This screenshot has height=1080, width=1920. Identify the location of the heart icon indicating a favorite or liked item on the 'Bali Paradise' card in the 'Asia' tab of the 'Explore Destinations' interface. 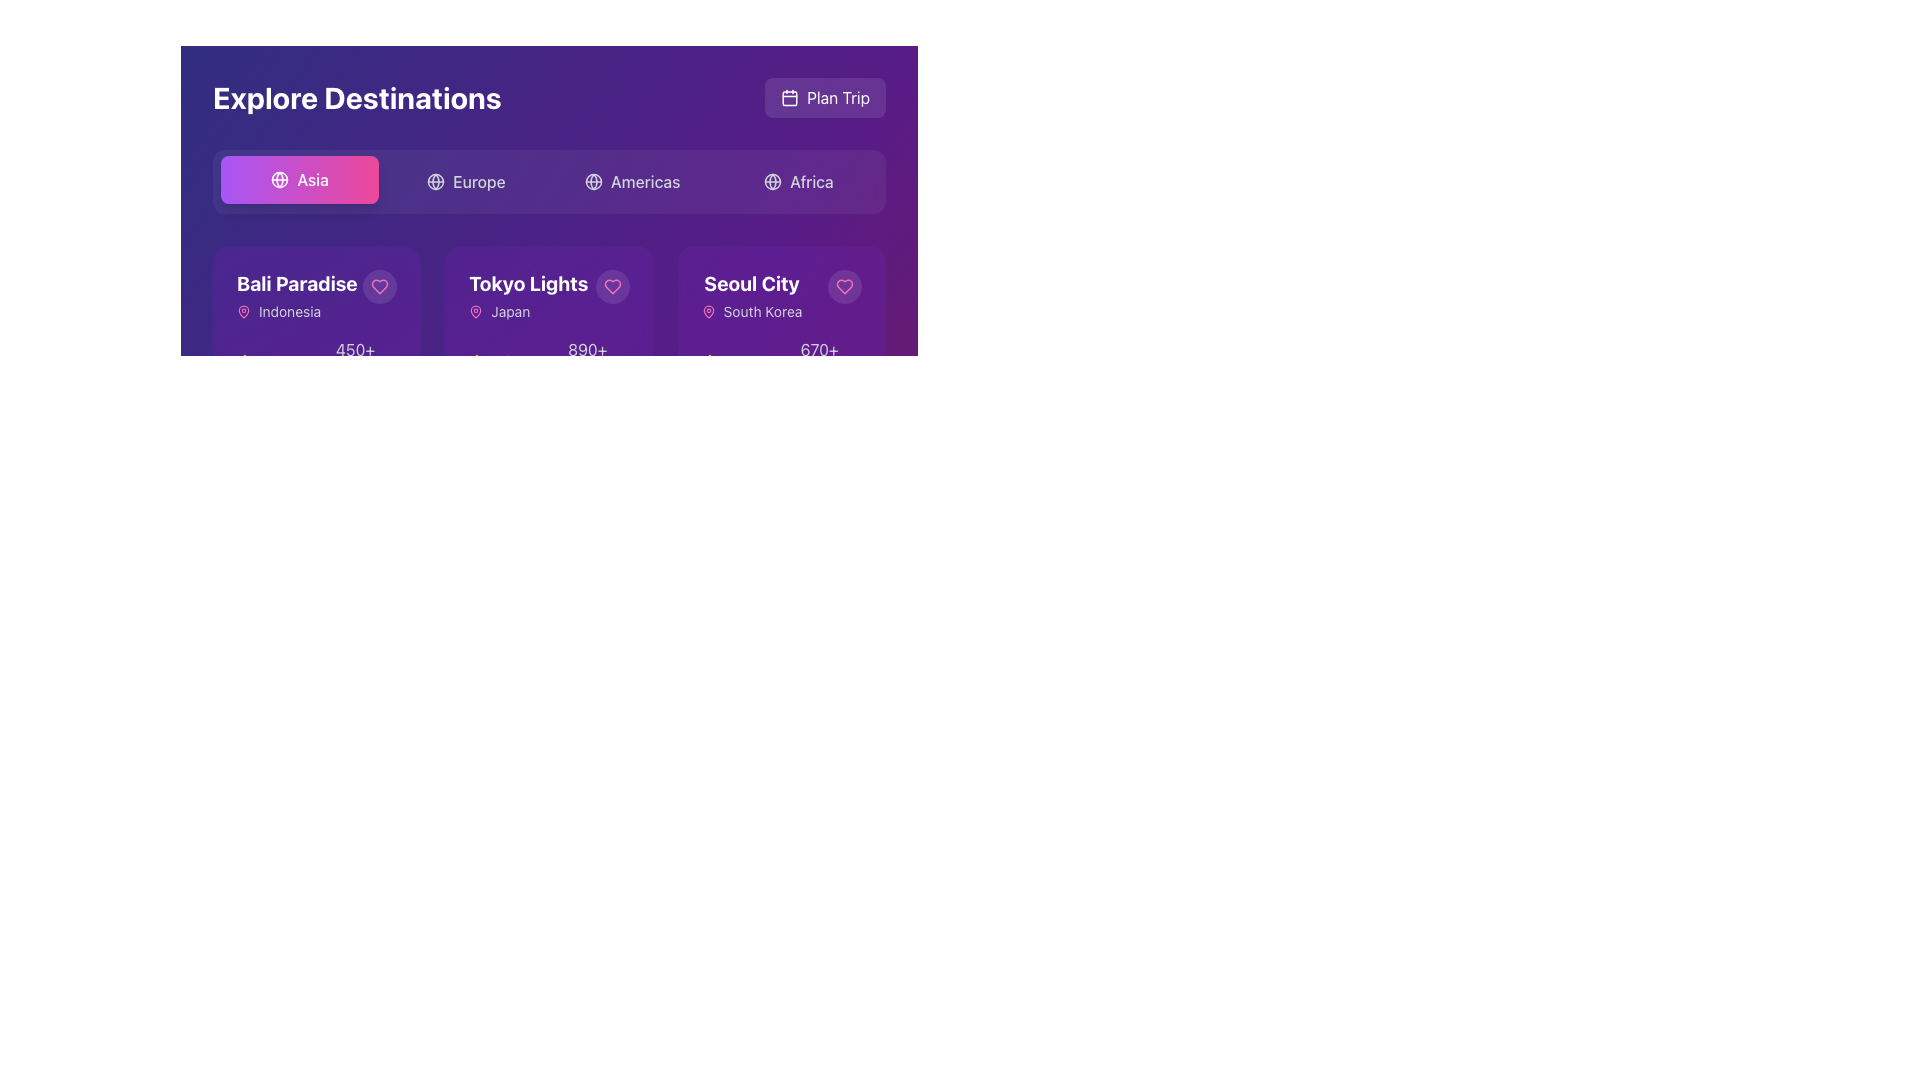
(380, 286).